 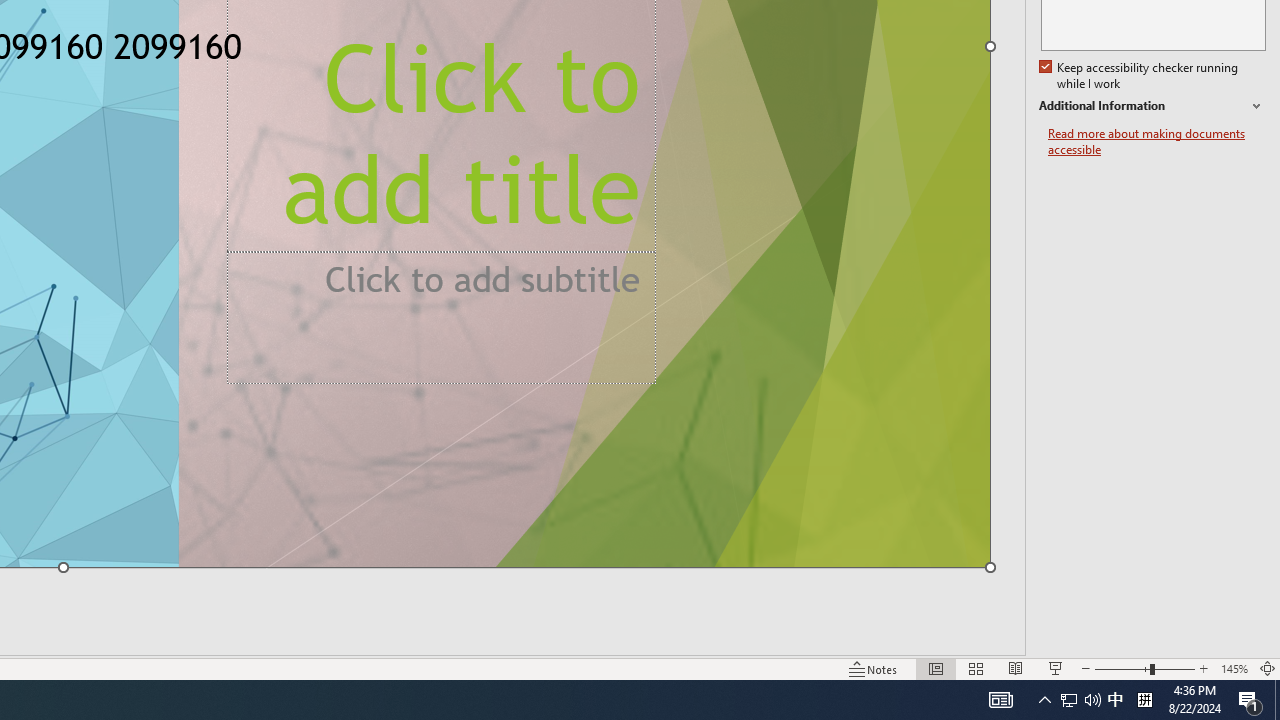 What do you see at coordinates (1140, 75) in the screenshot?
I see `'Keep accessibility checker running while I work'` at bounding box center [1140, 75].